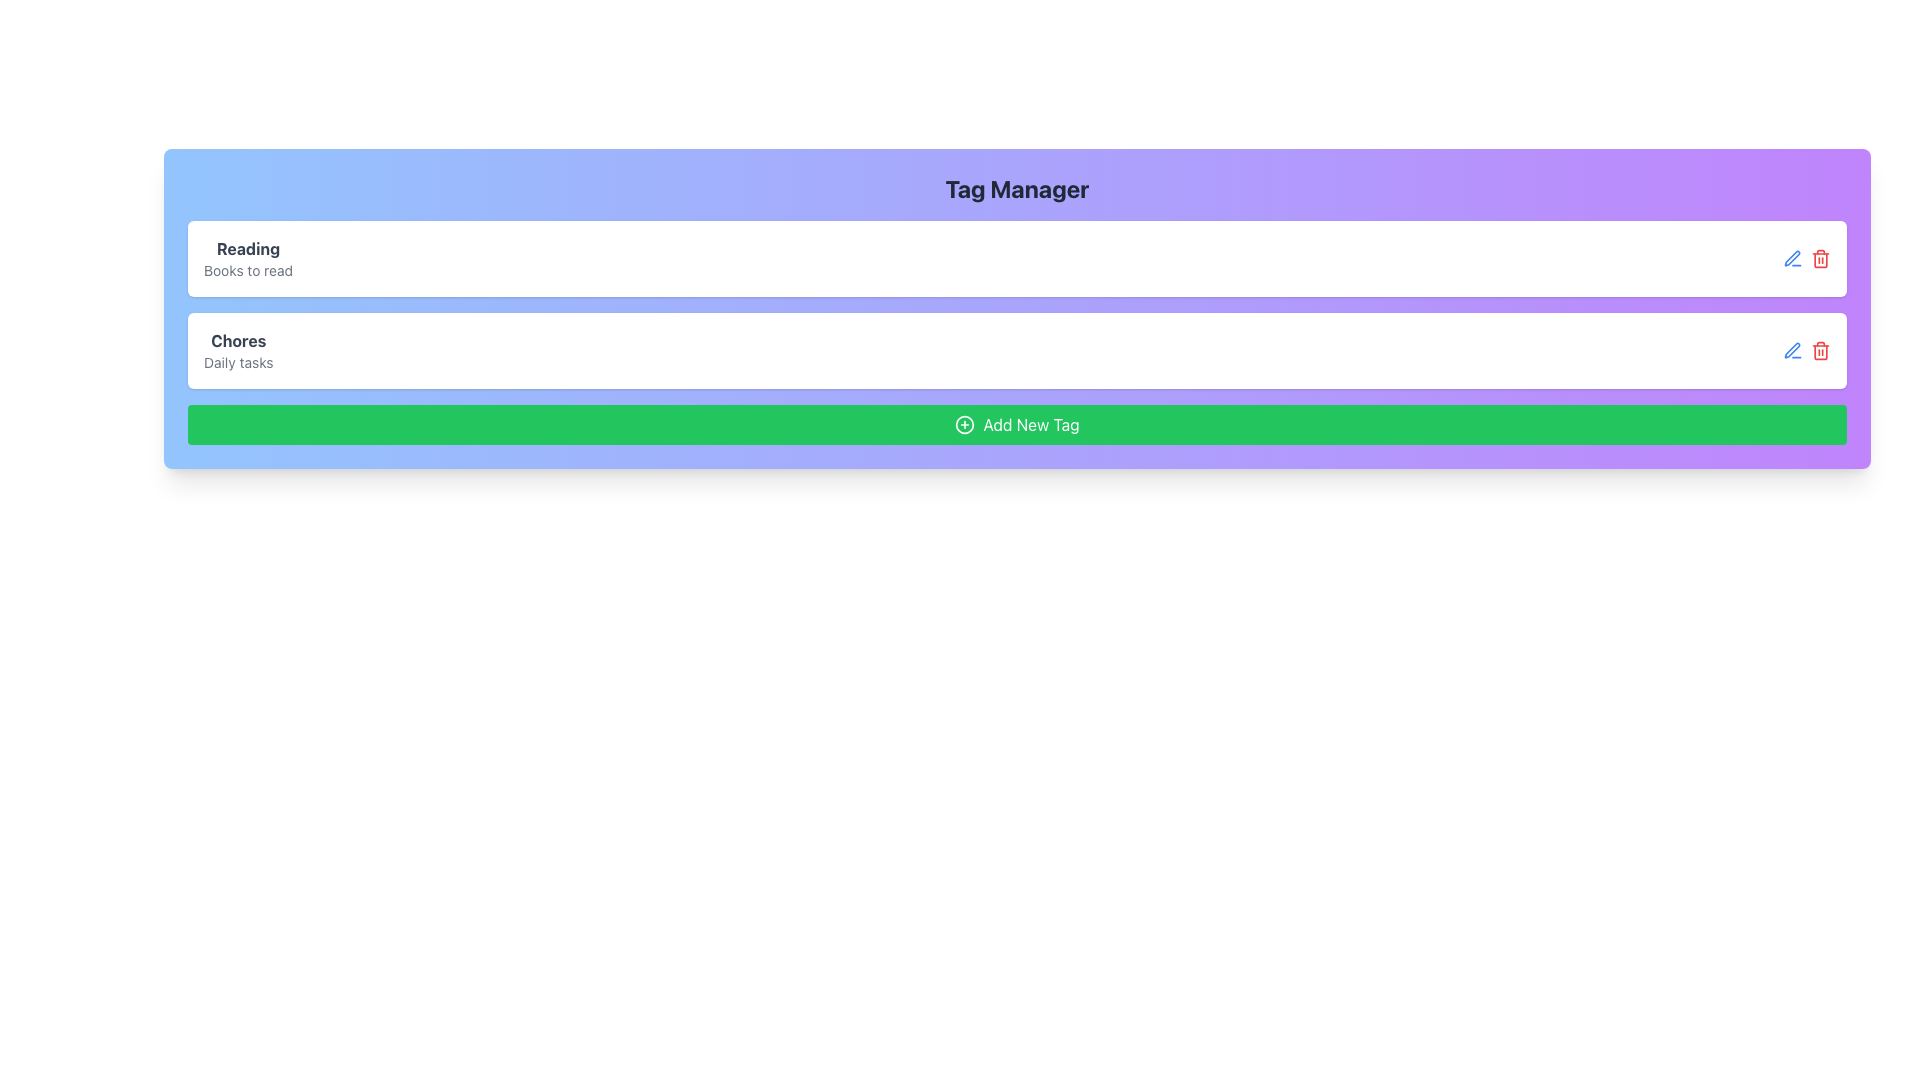 The height and width of the screenshot is (1080, 1920). I want to click on the text label reading 'Books to read', which is styled in a smaller font size and light gray color, located directly beneath the bolded text 'Reading', so click(247, 270).